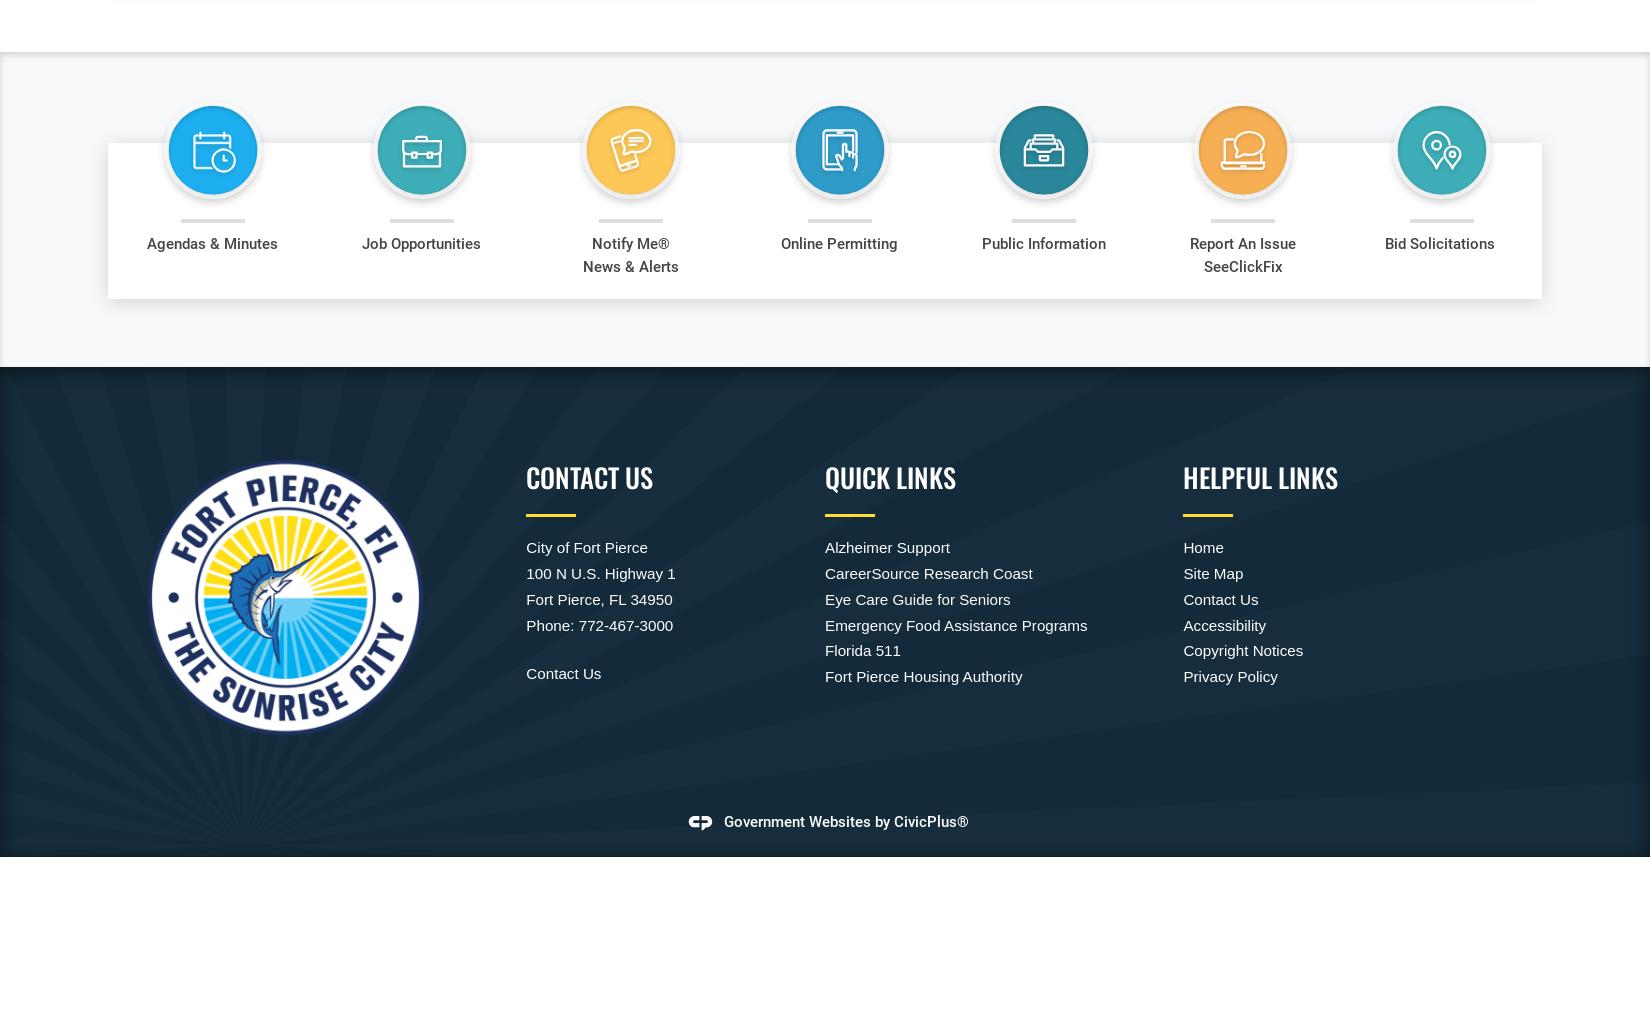  I want to click on 'CivicPlus®', so click(931, 821).